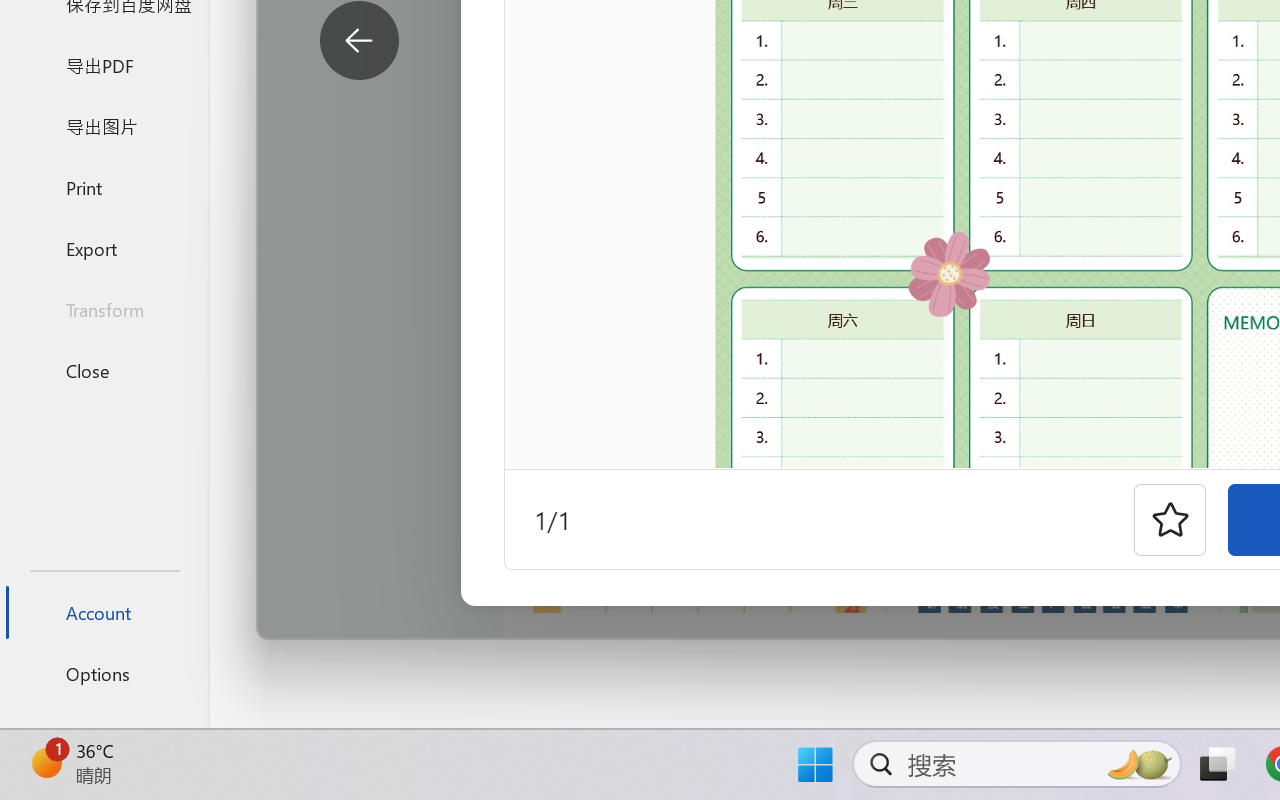 Image resolution: width=1280 pixels, height=800 pixels. Describe the element at coordinates (103, 308) in the screenshot. I see `'Transform'` at that location.